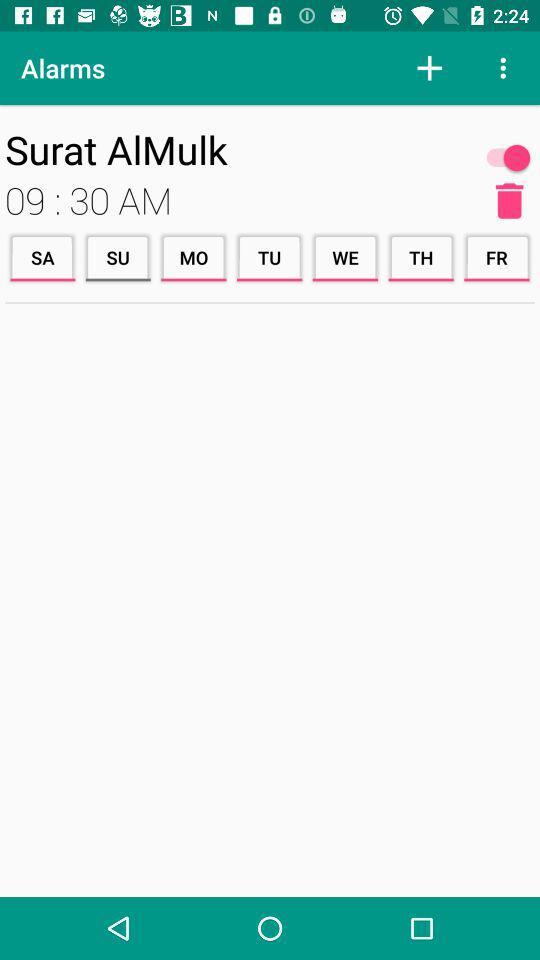 The image size is (540, 960). What do you see at coordinates (344, 256) in the screenshot?
I see `the icon next to th icon` at bounding box center [344, 256].